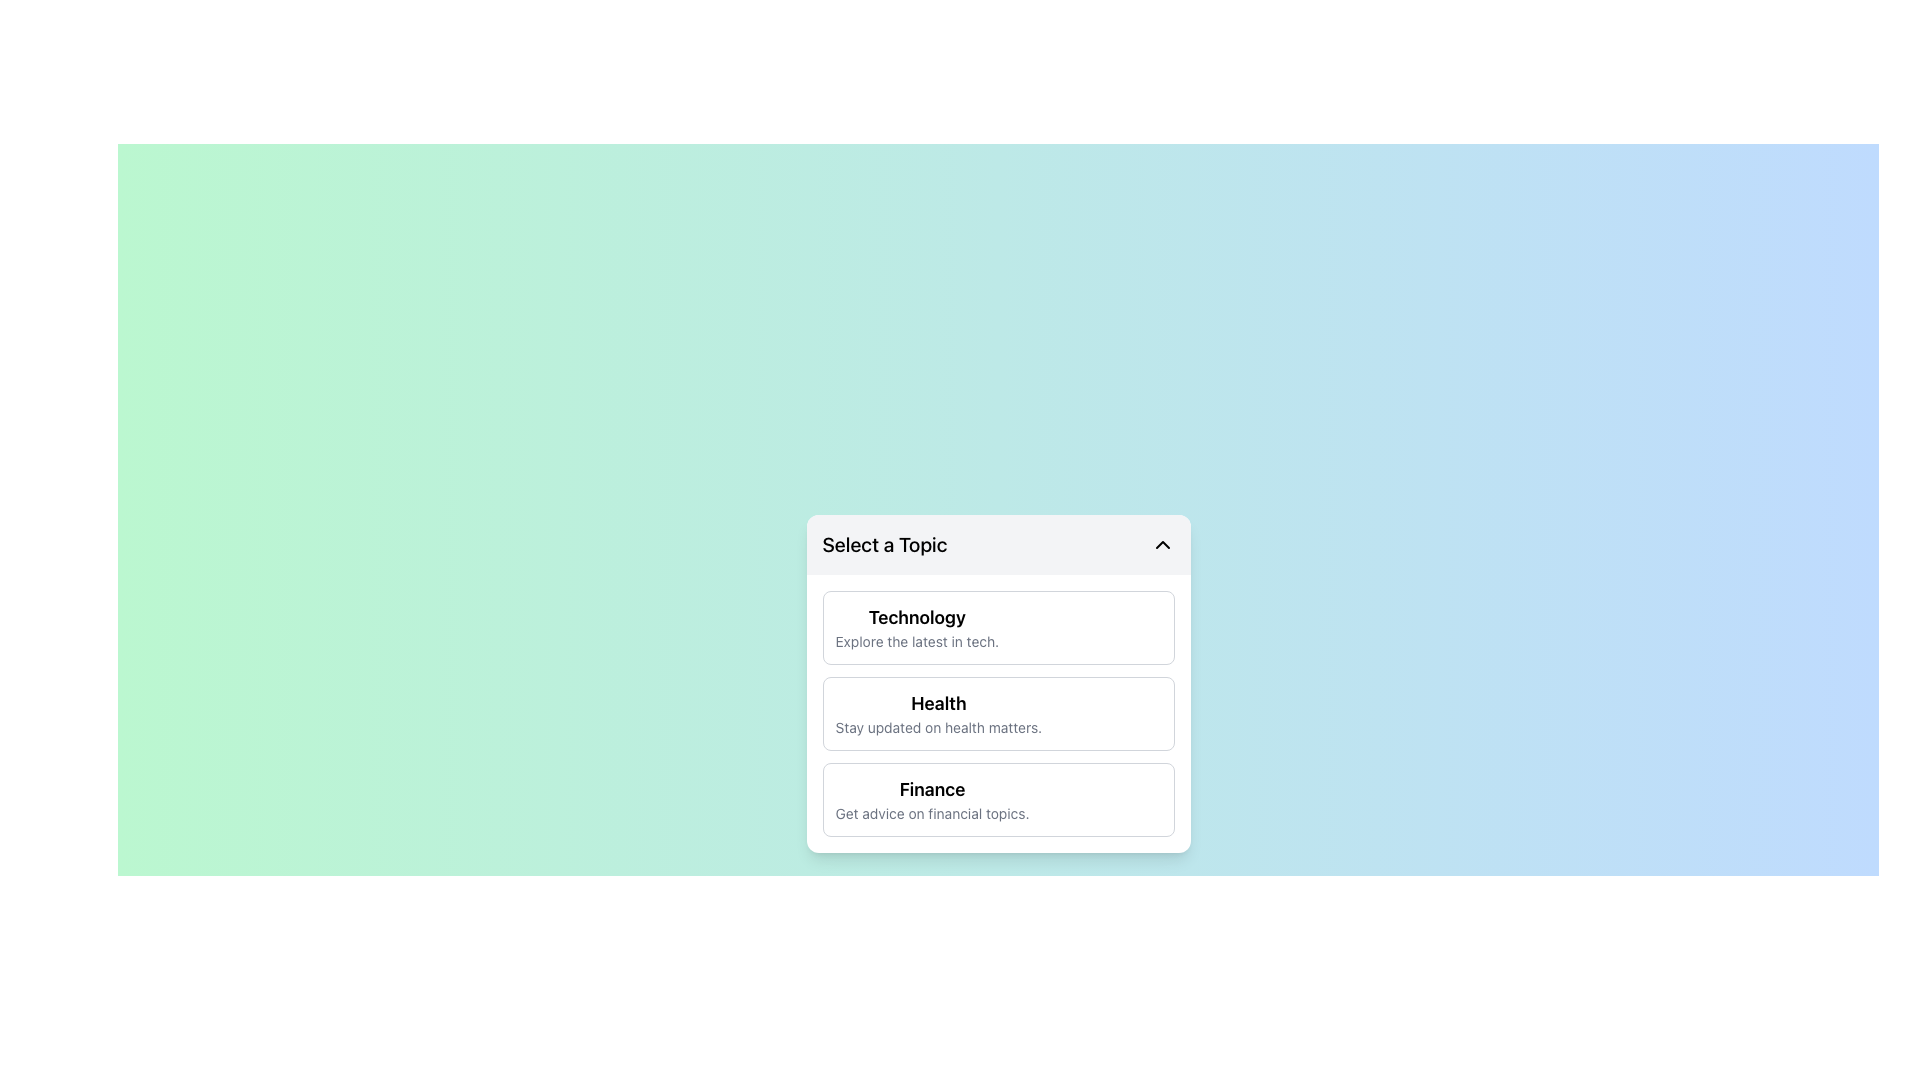 The width and height of the screenshot is (1920, 1080). Describe the element at coordinates (998, 712) in the screenshot. I see `the second list item representing the category 'Health' located under 'Select a Topic'` at that location.